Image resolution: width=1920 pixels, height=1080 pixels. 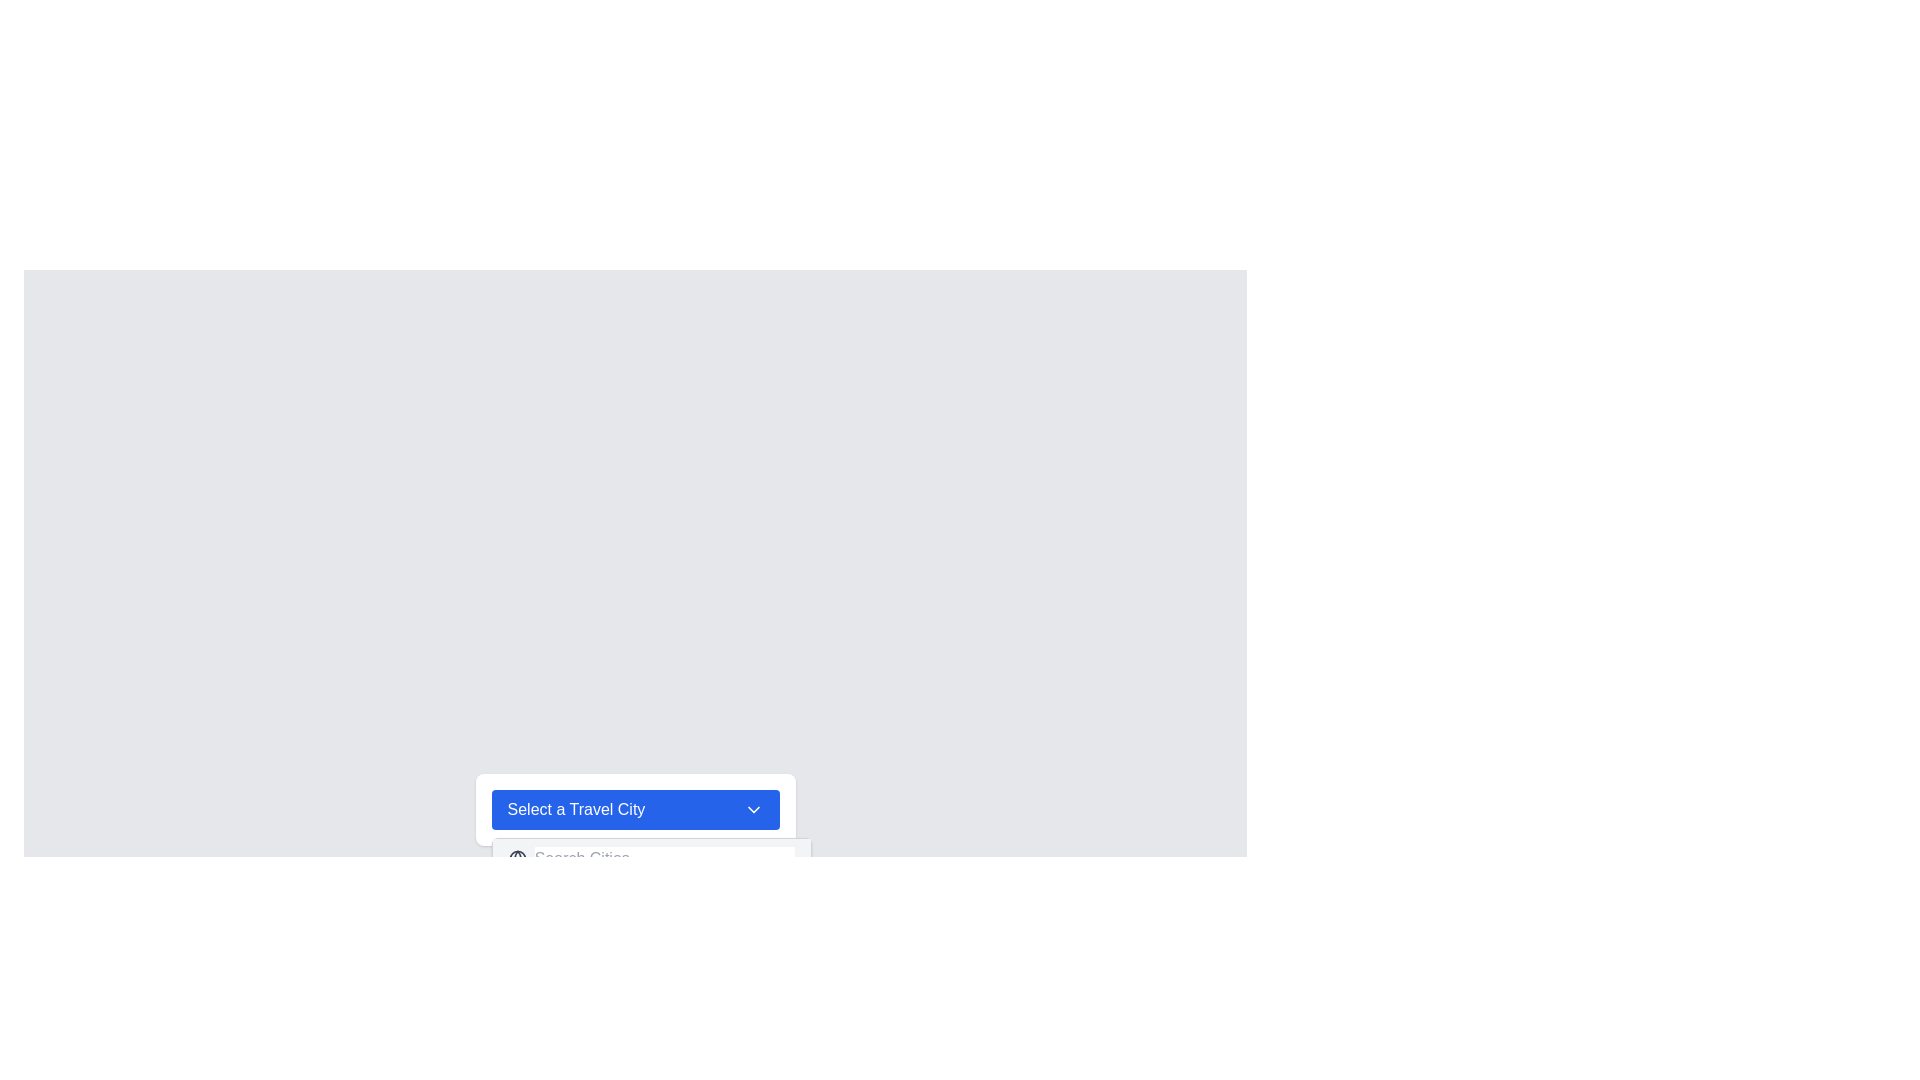 I want to click on the dropdown button located in the top left section of the light-colored box, so click(x=634, y=810).